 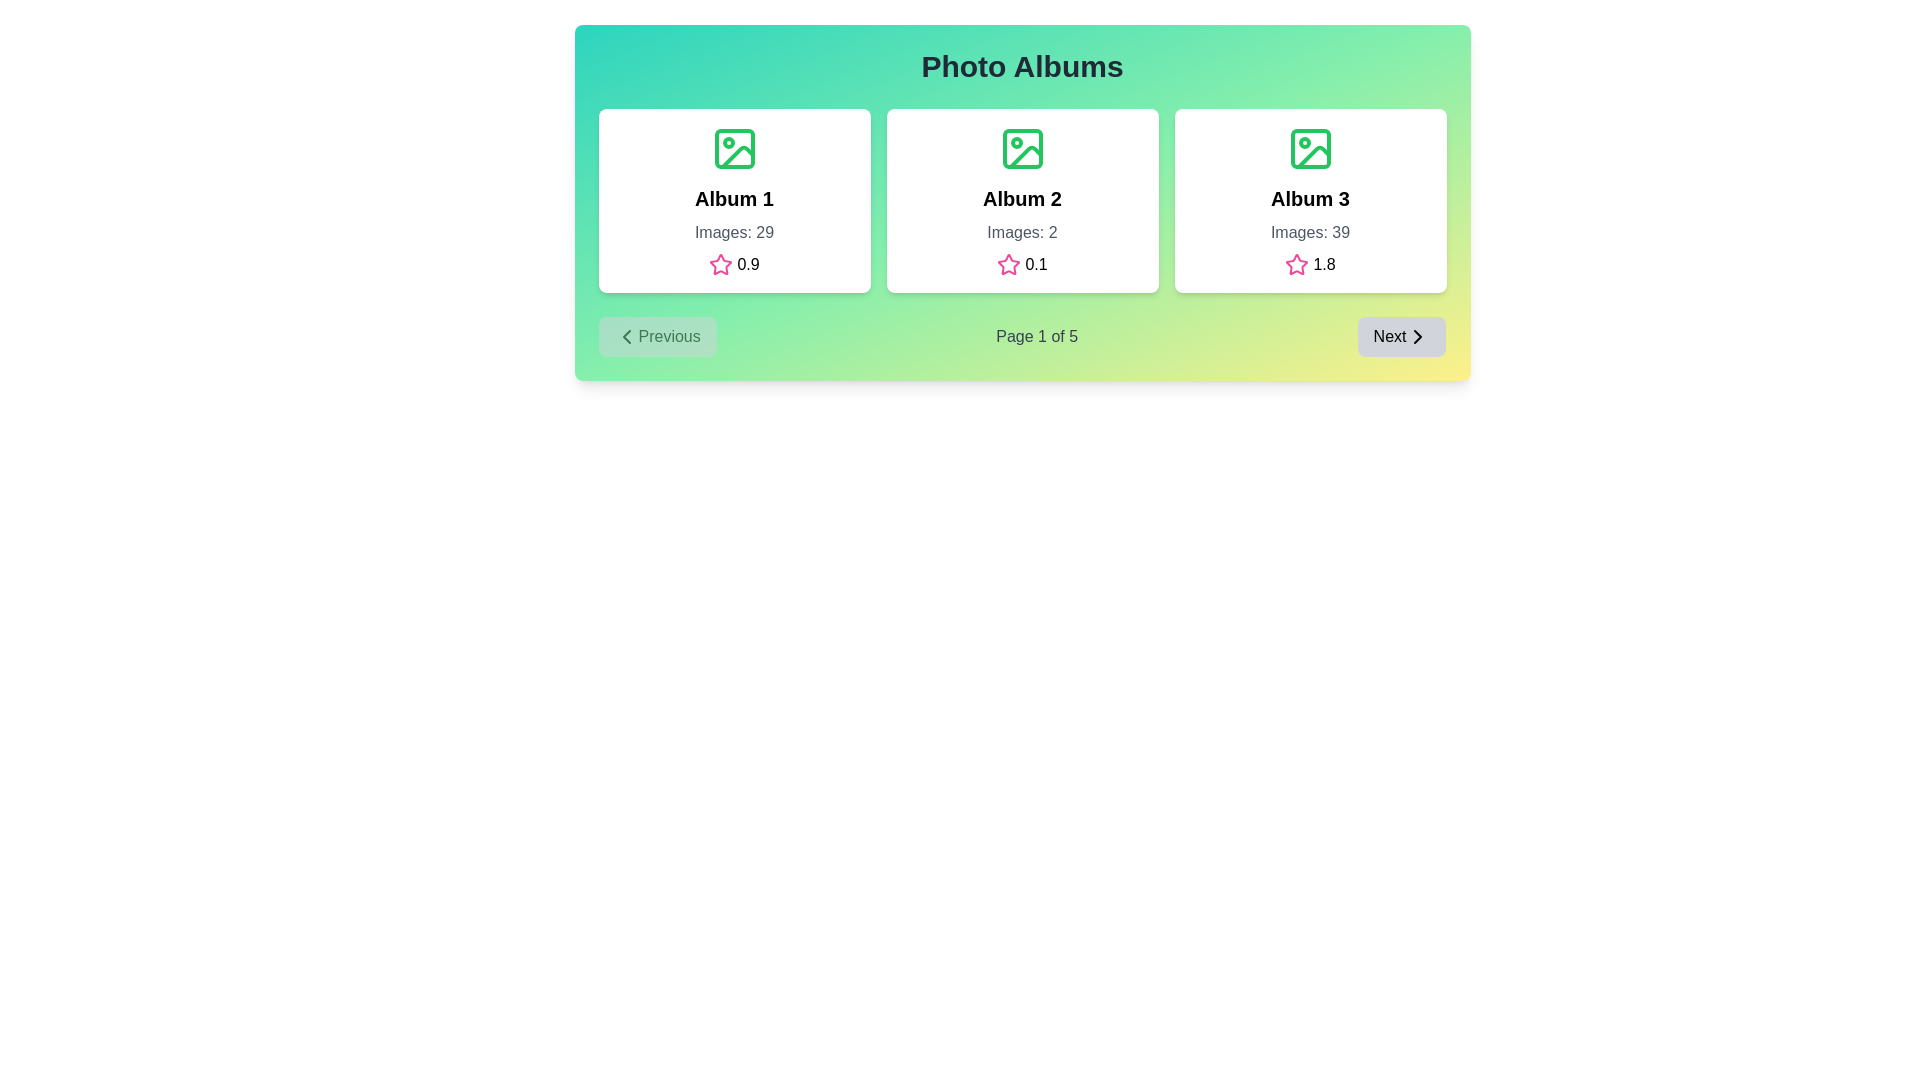 I want to click on rating value displayed next to the pink outlined star icon in the card for 'Album 1', which shows '0.9', so click(x=733, y=264).